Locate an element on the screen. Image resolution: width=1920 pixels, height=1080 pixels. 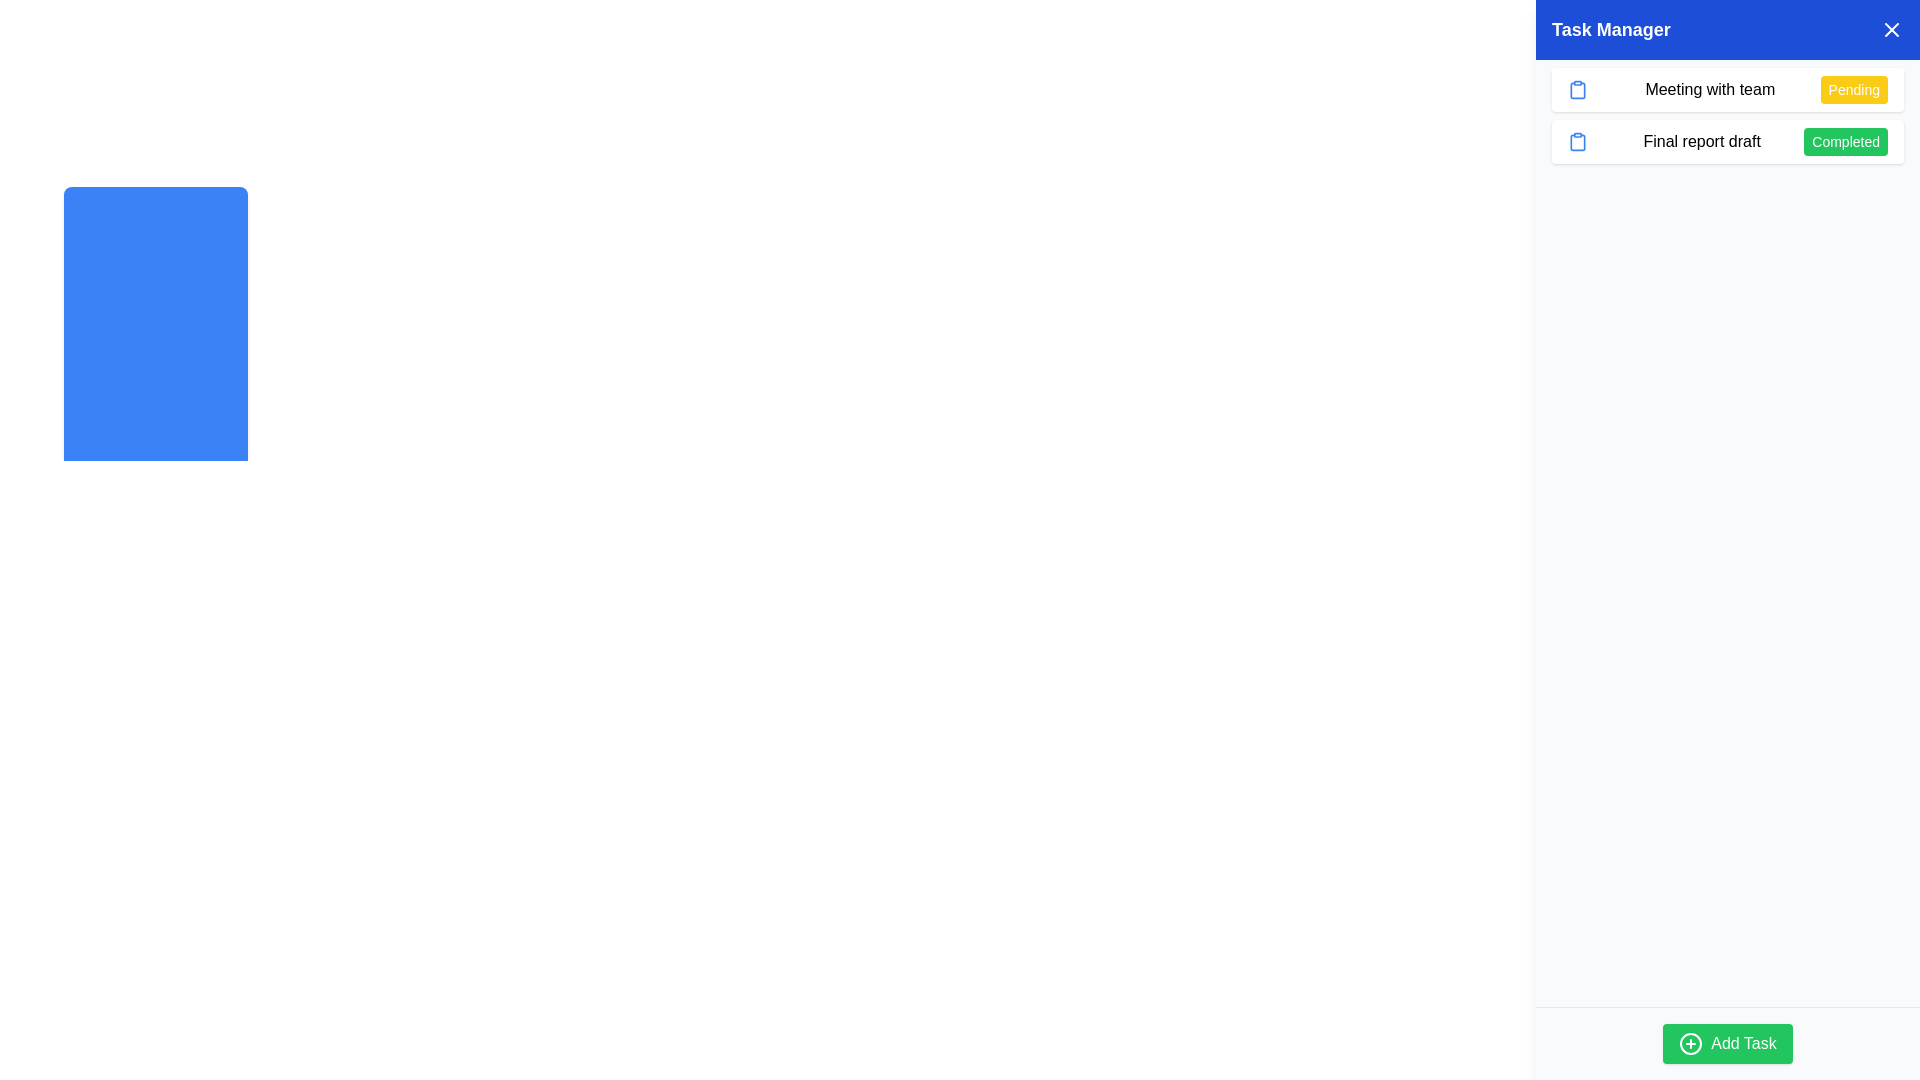
the clipboard icon outlined in bright blue located in the left part of the 'Final report draft' row is located at coordinates (1577, 141).